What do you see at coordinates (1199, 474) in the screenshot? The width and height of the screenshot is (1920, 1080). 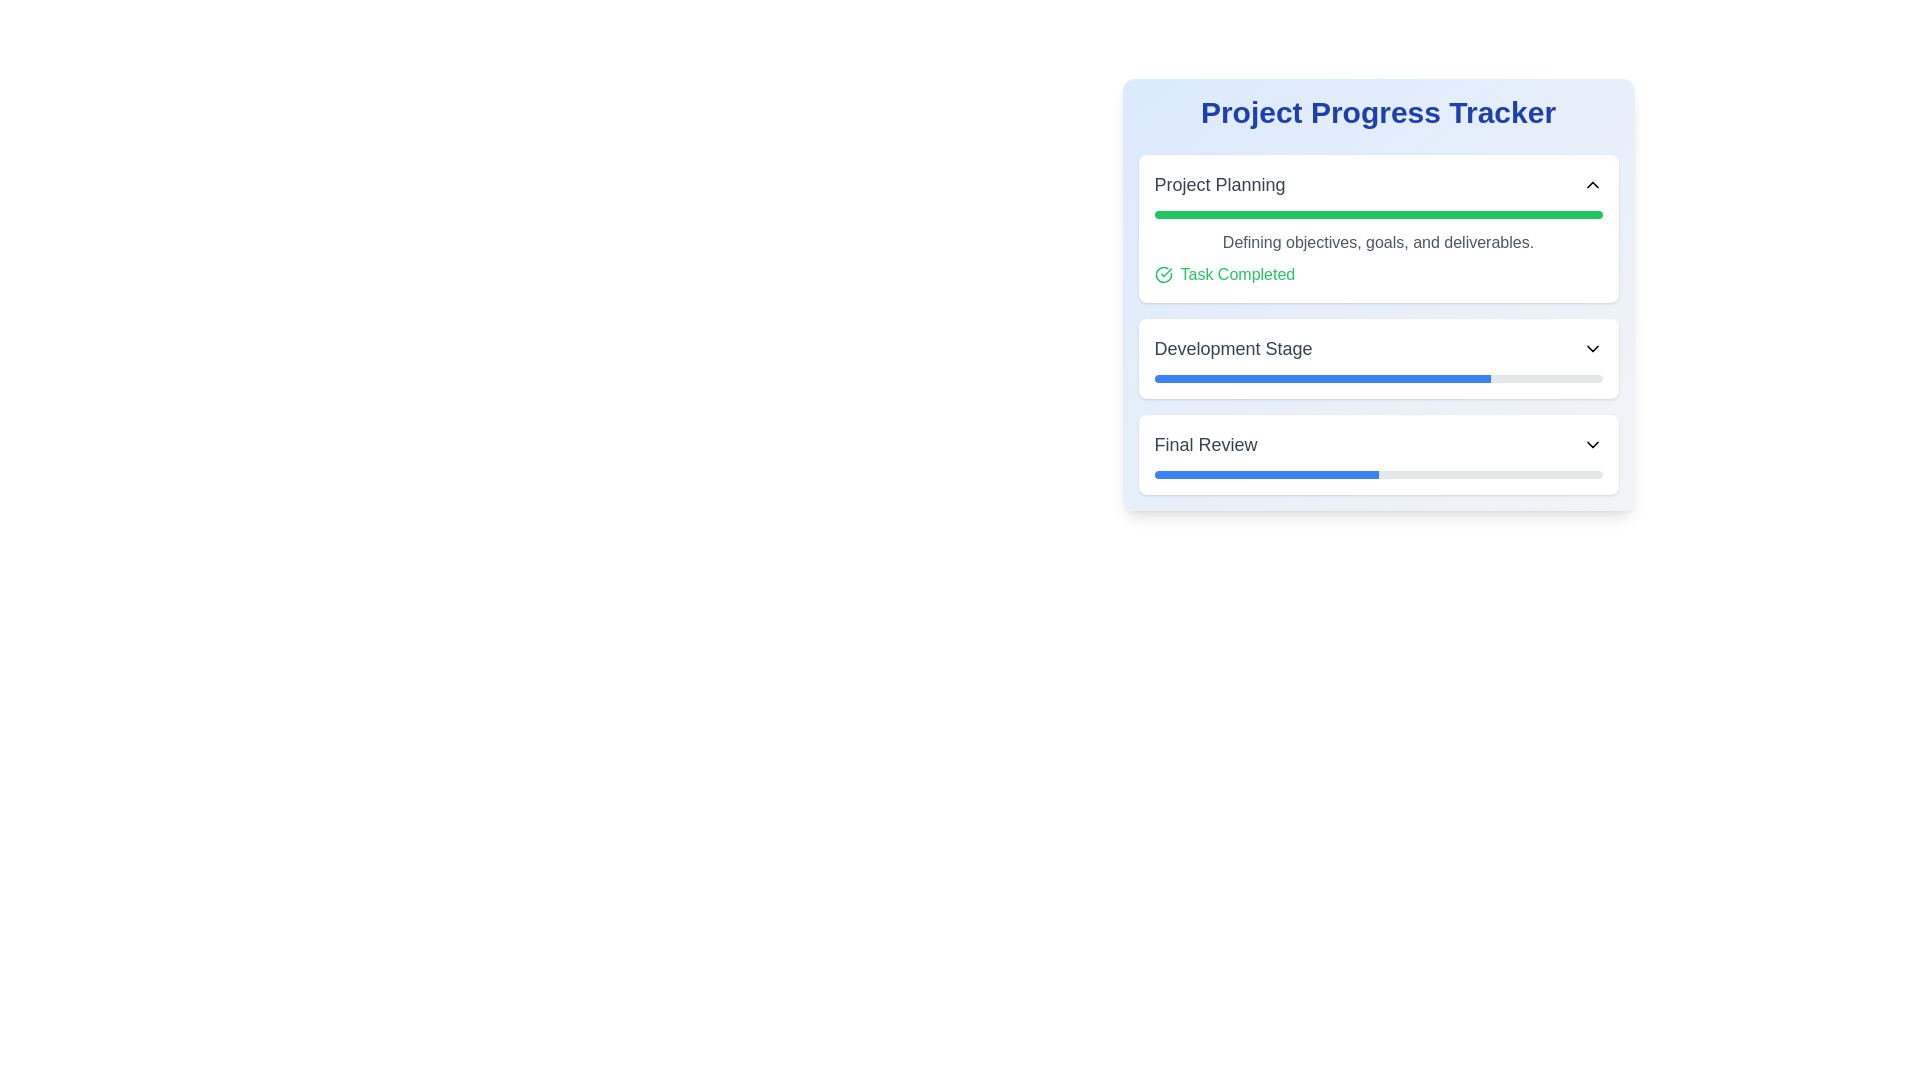 I see `the completion percentage of the 'Final Review' progress bar` at bounding box center [1199, 474].